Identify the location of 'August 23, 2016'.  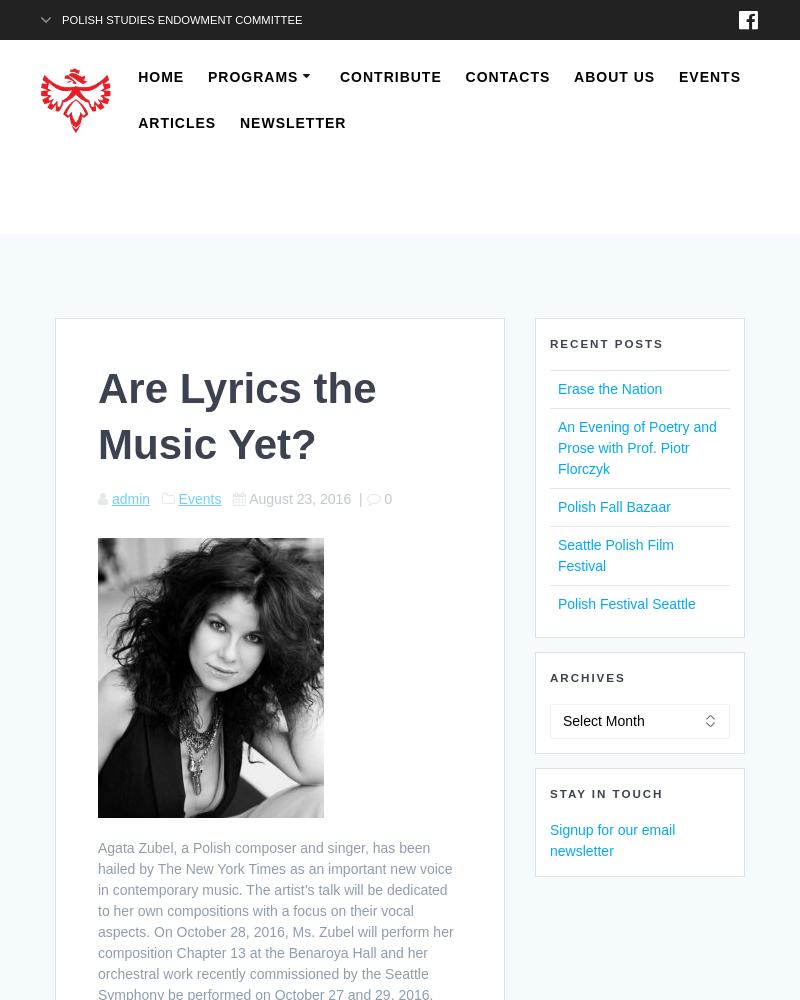
(300, 497).